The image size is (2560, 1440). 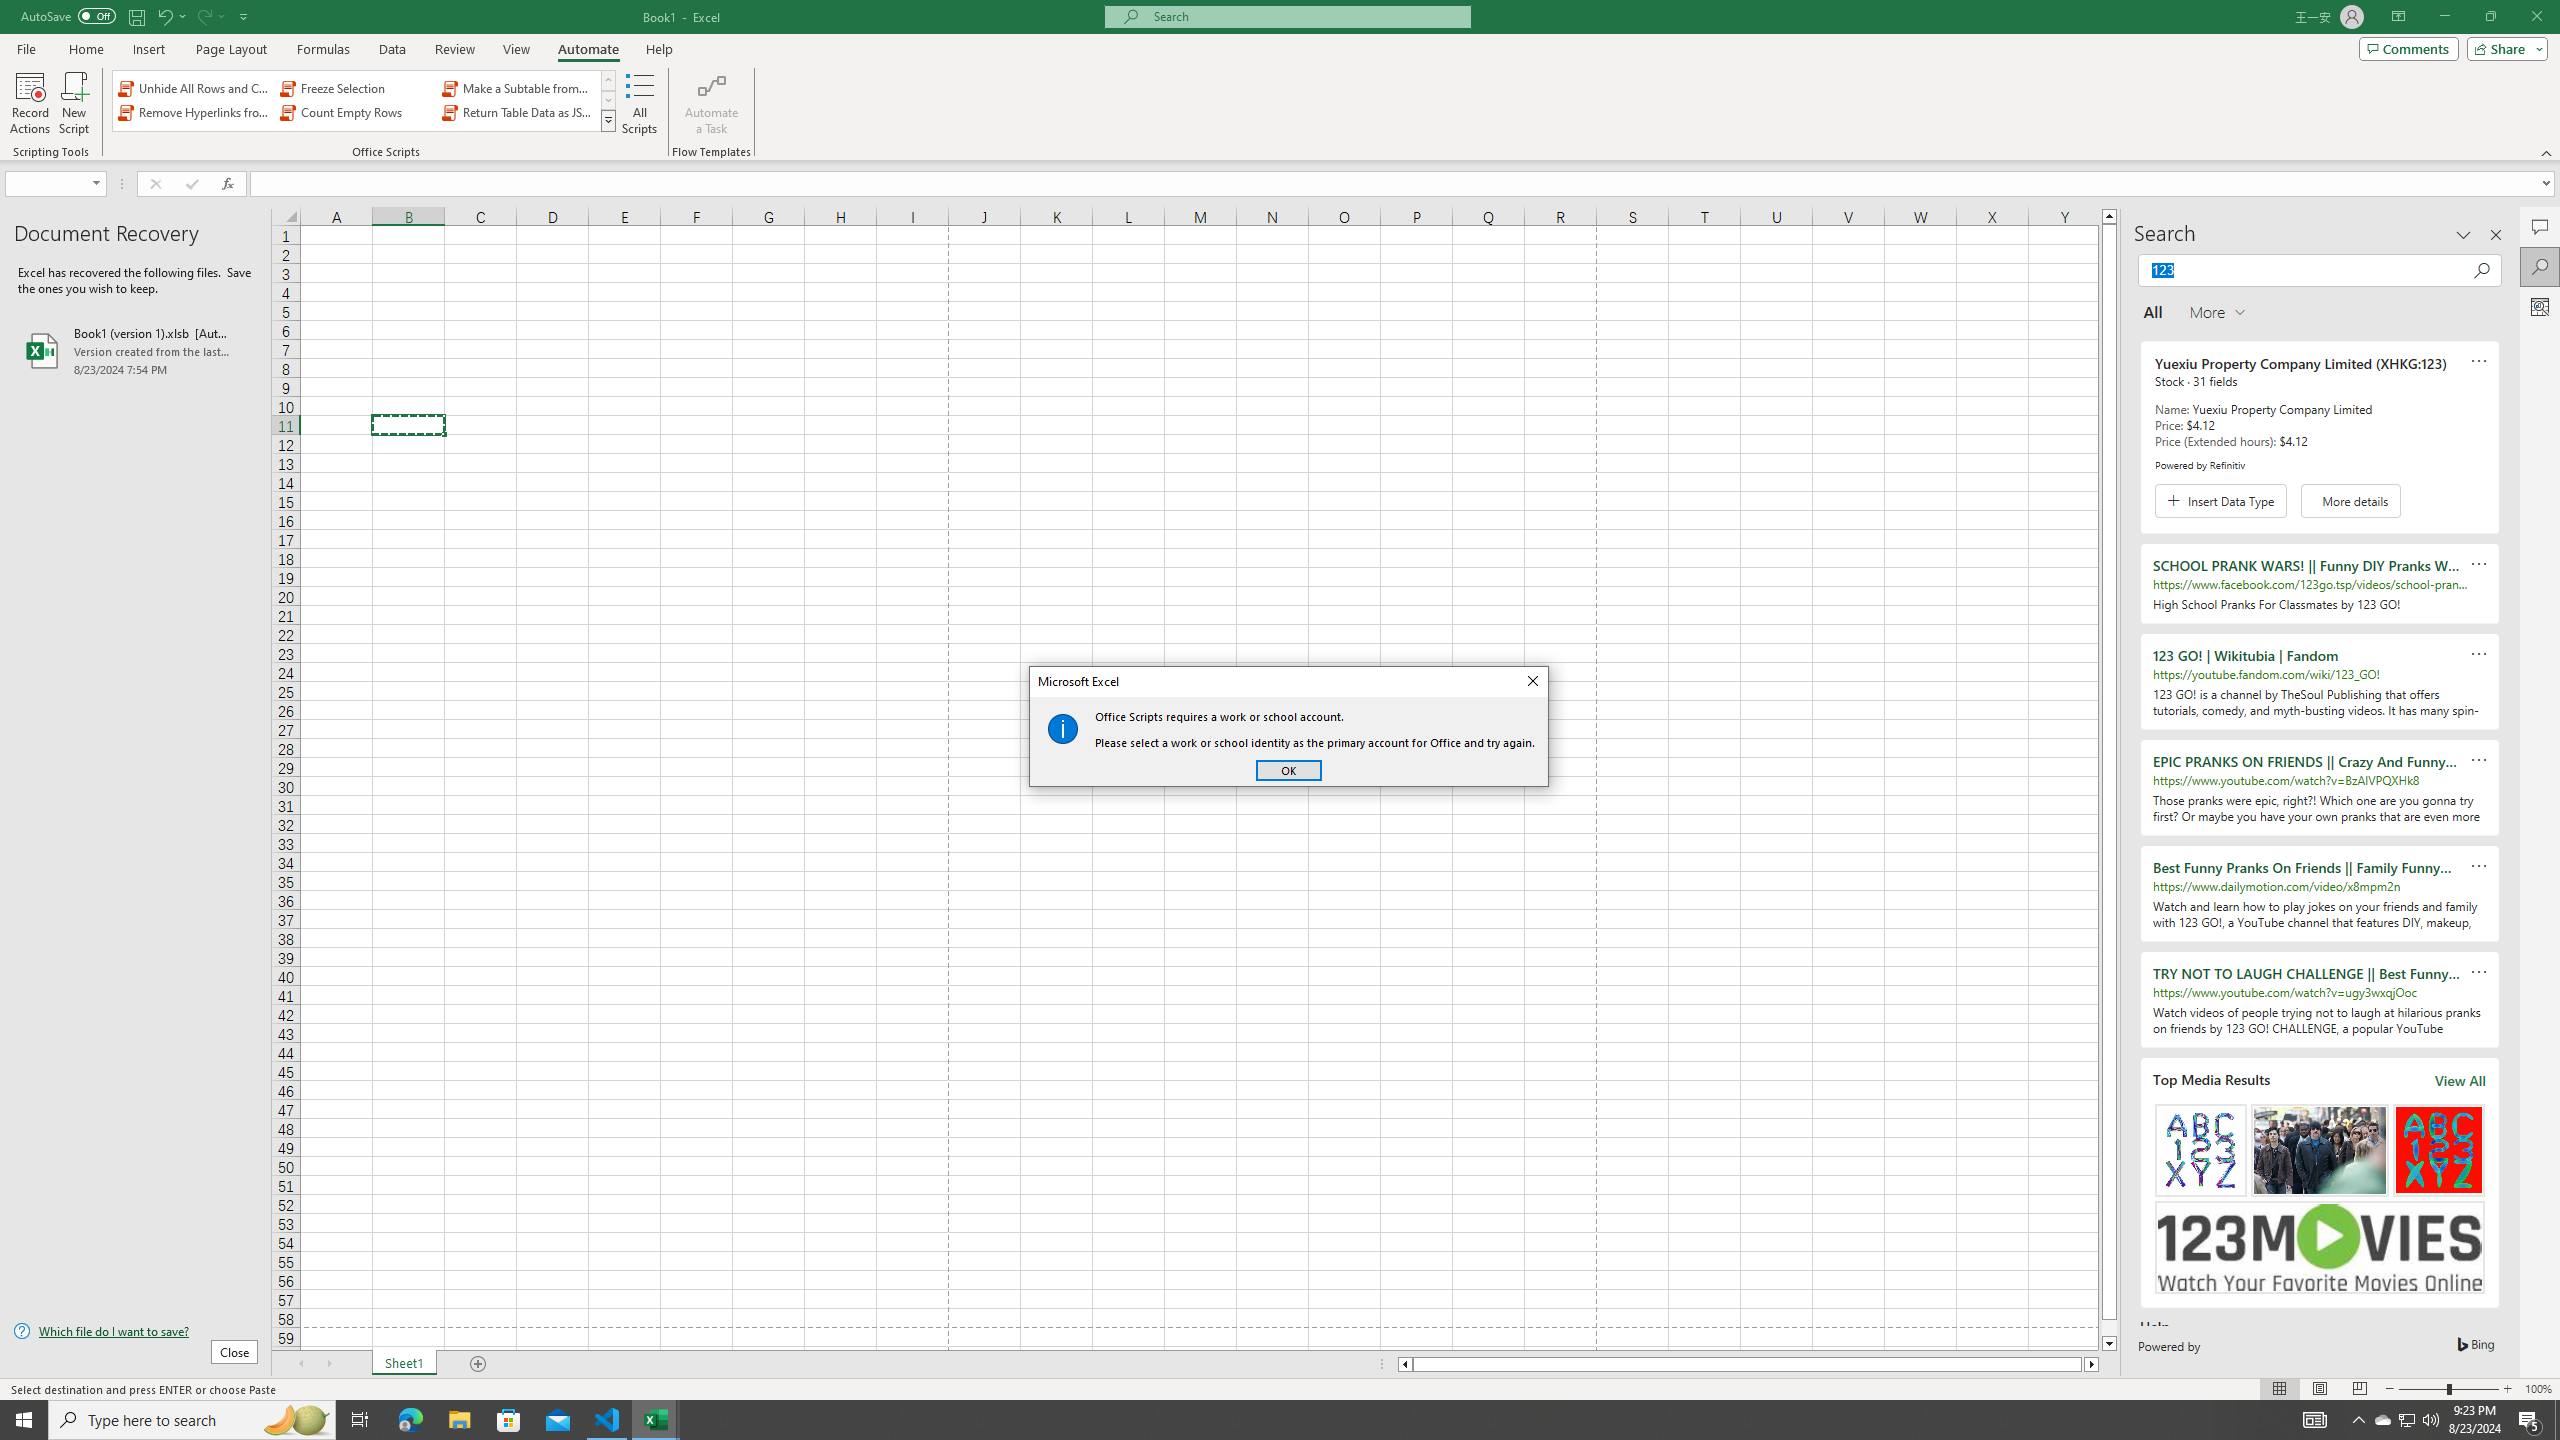 I want to click on 'Task View', so click(x=358, y=1418).